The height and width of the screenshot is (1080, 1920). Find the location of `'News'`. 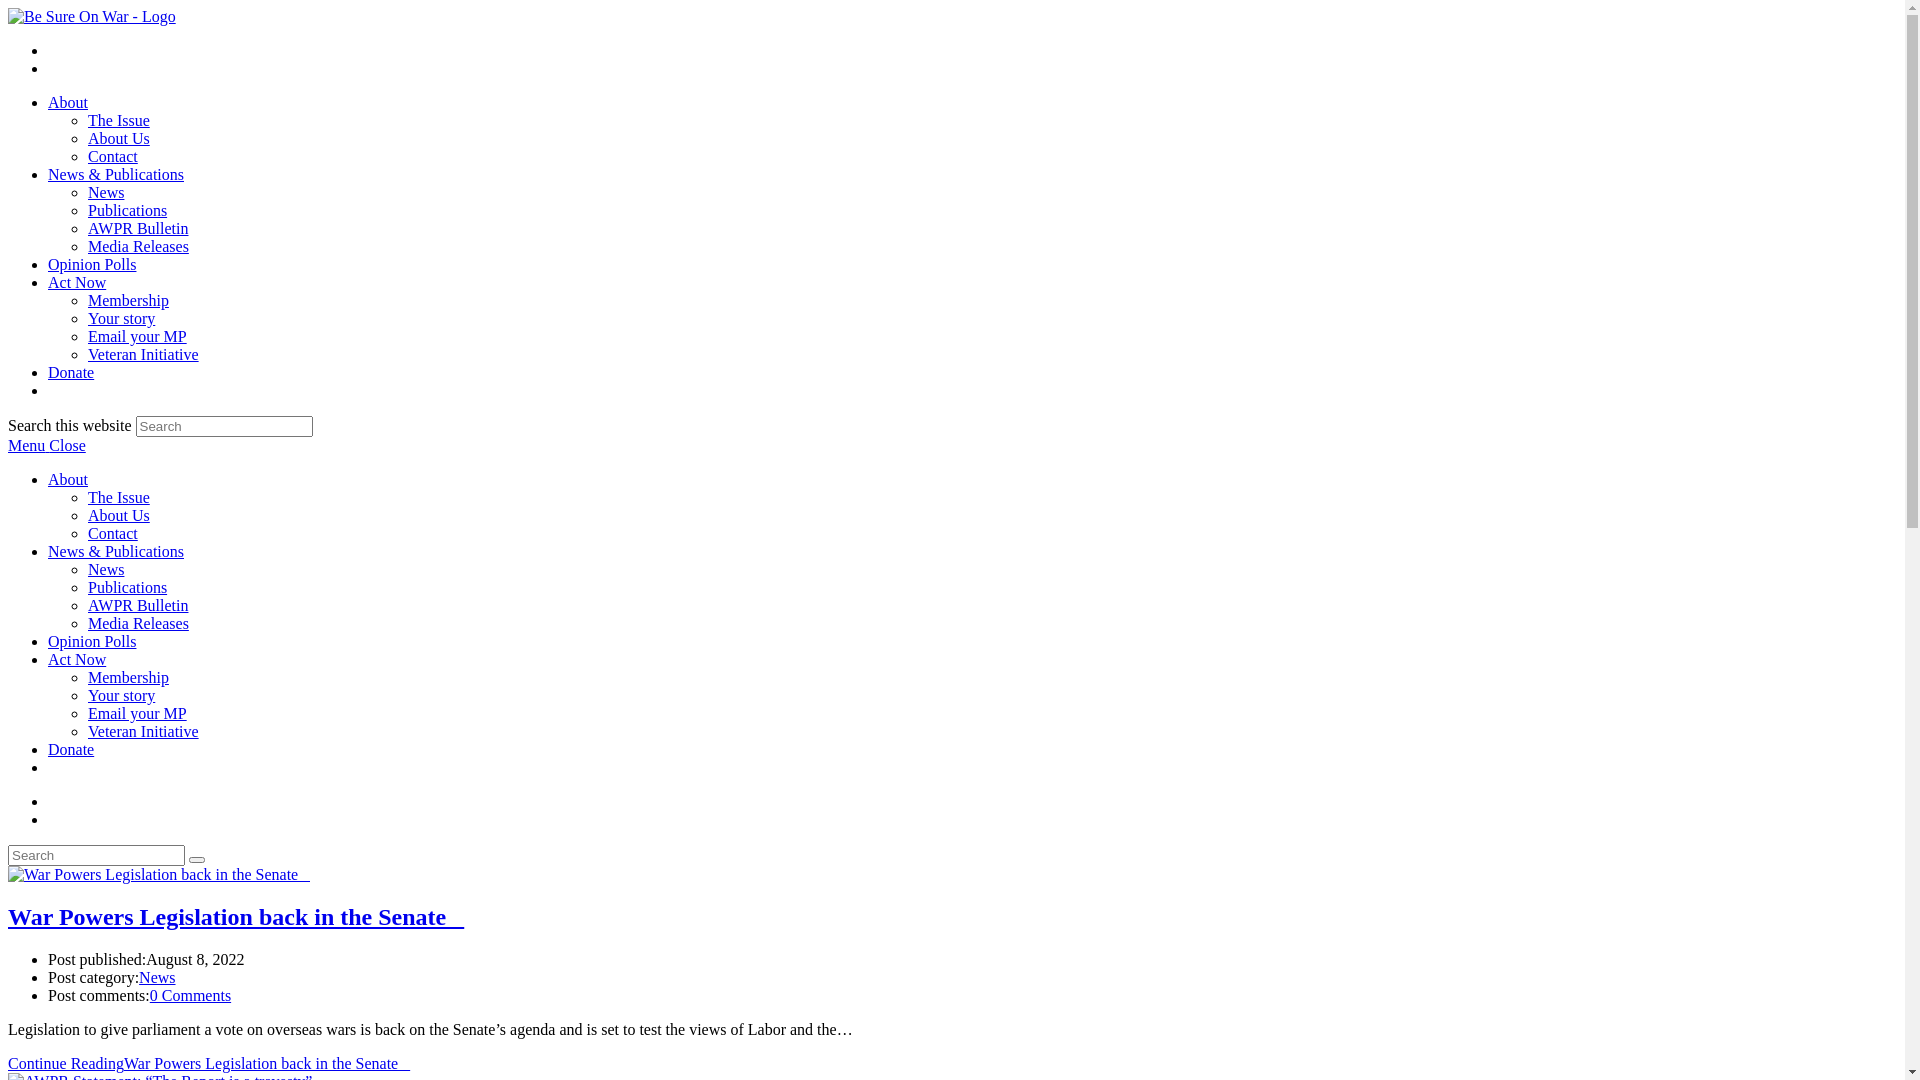

'News' is located at coordinates (156, 976).